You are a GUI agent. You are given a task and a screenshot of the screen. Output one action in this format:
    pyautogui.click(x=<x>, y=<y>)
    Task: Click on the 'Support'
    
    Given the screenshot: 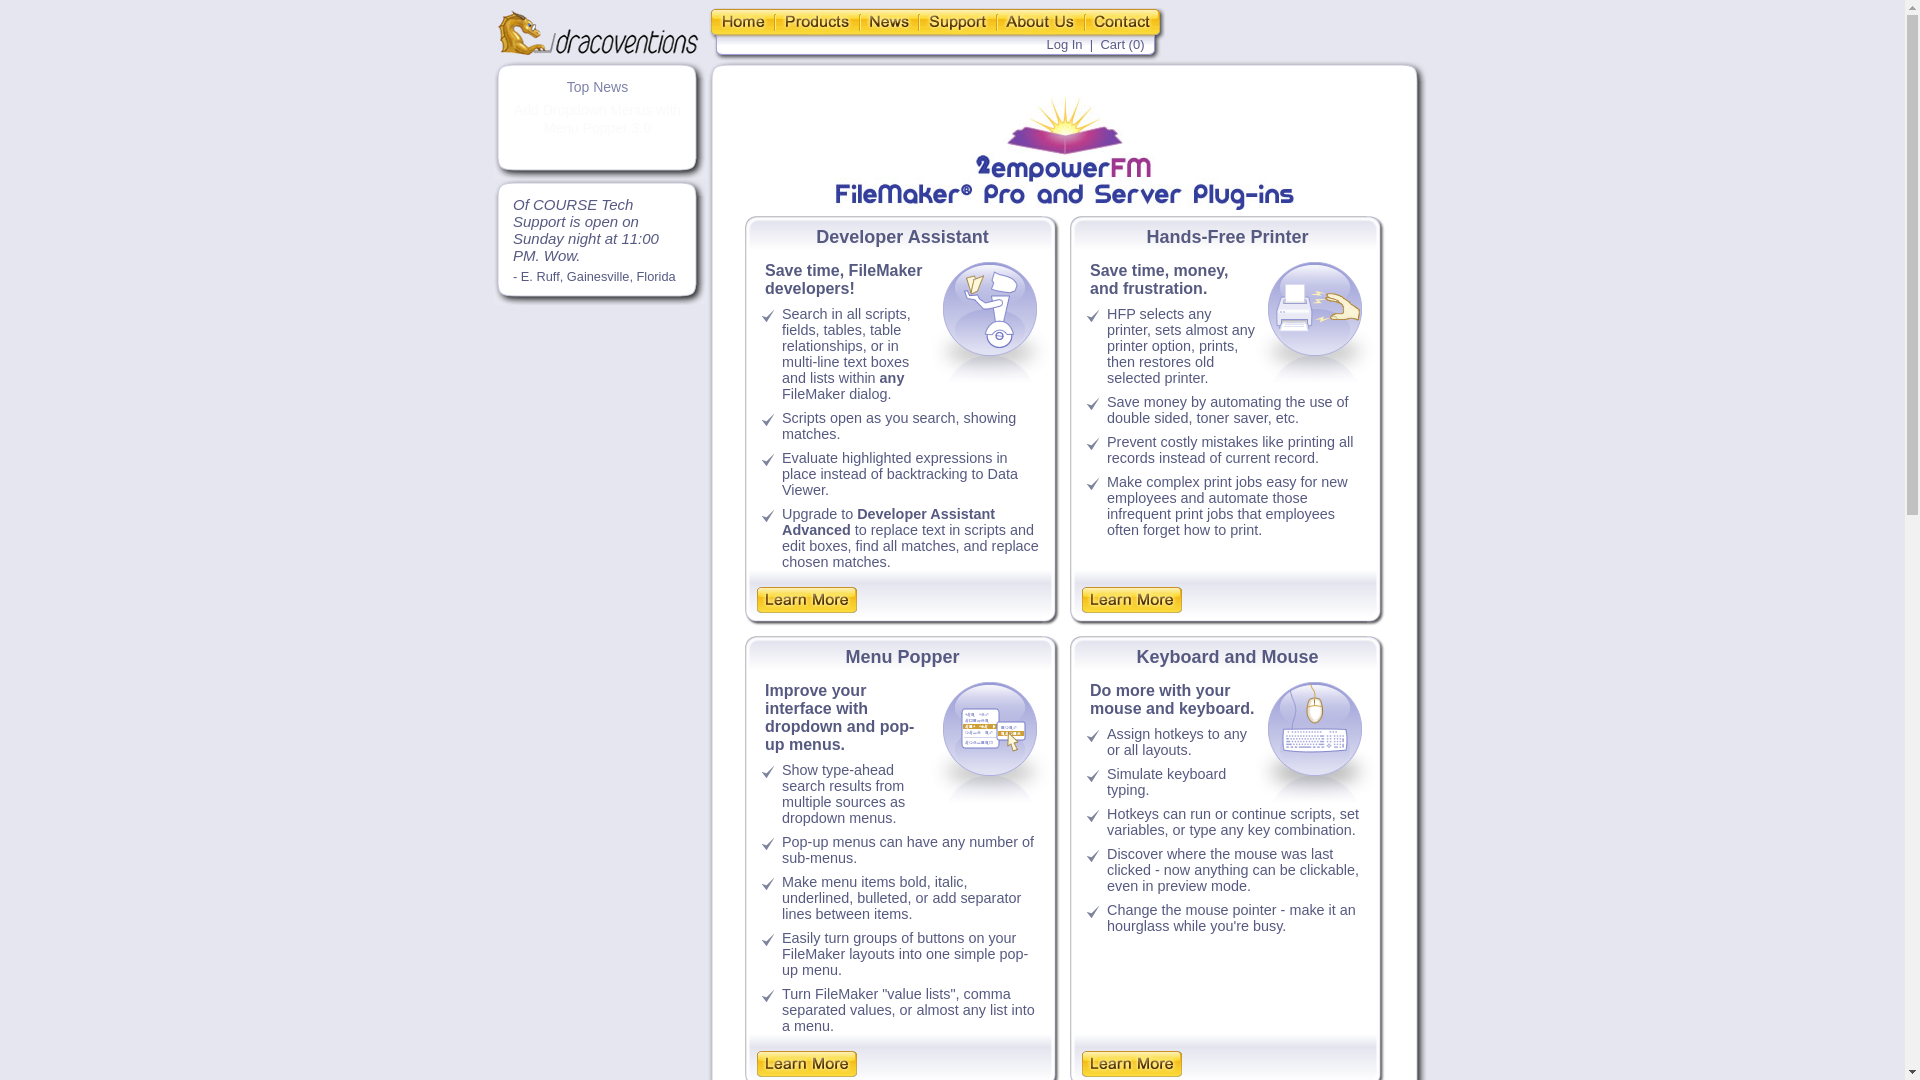 What is the action you would take?
    pyautogui.click(x=955, y=21)
    